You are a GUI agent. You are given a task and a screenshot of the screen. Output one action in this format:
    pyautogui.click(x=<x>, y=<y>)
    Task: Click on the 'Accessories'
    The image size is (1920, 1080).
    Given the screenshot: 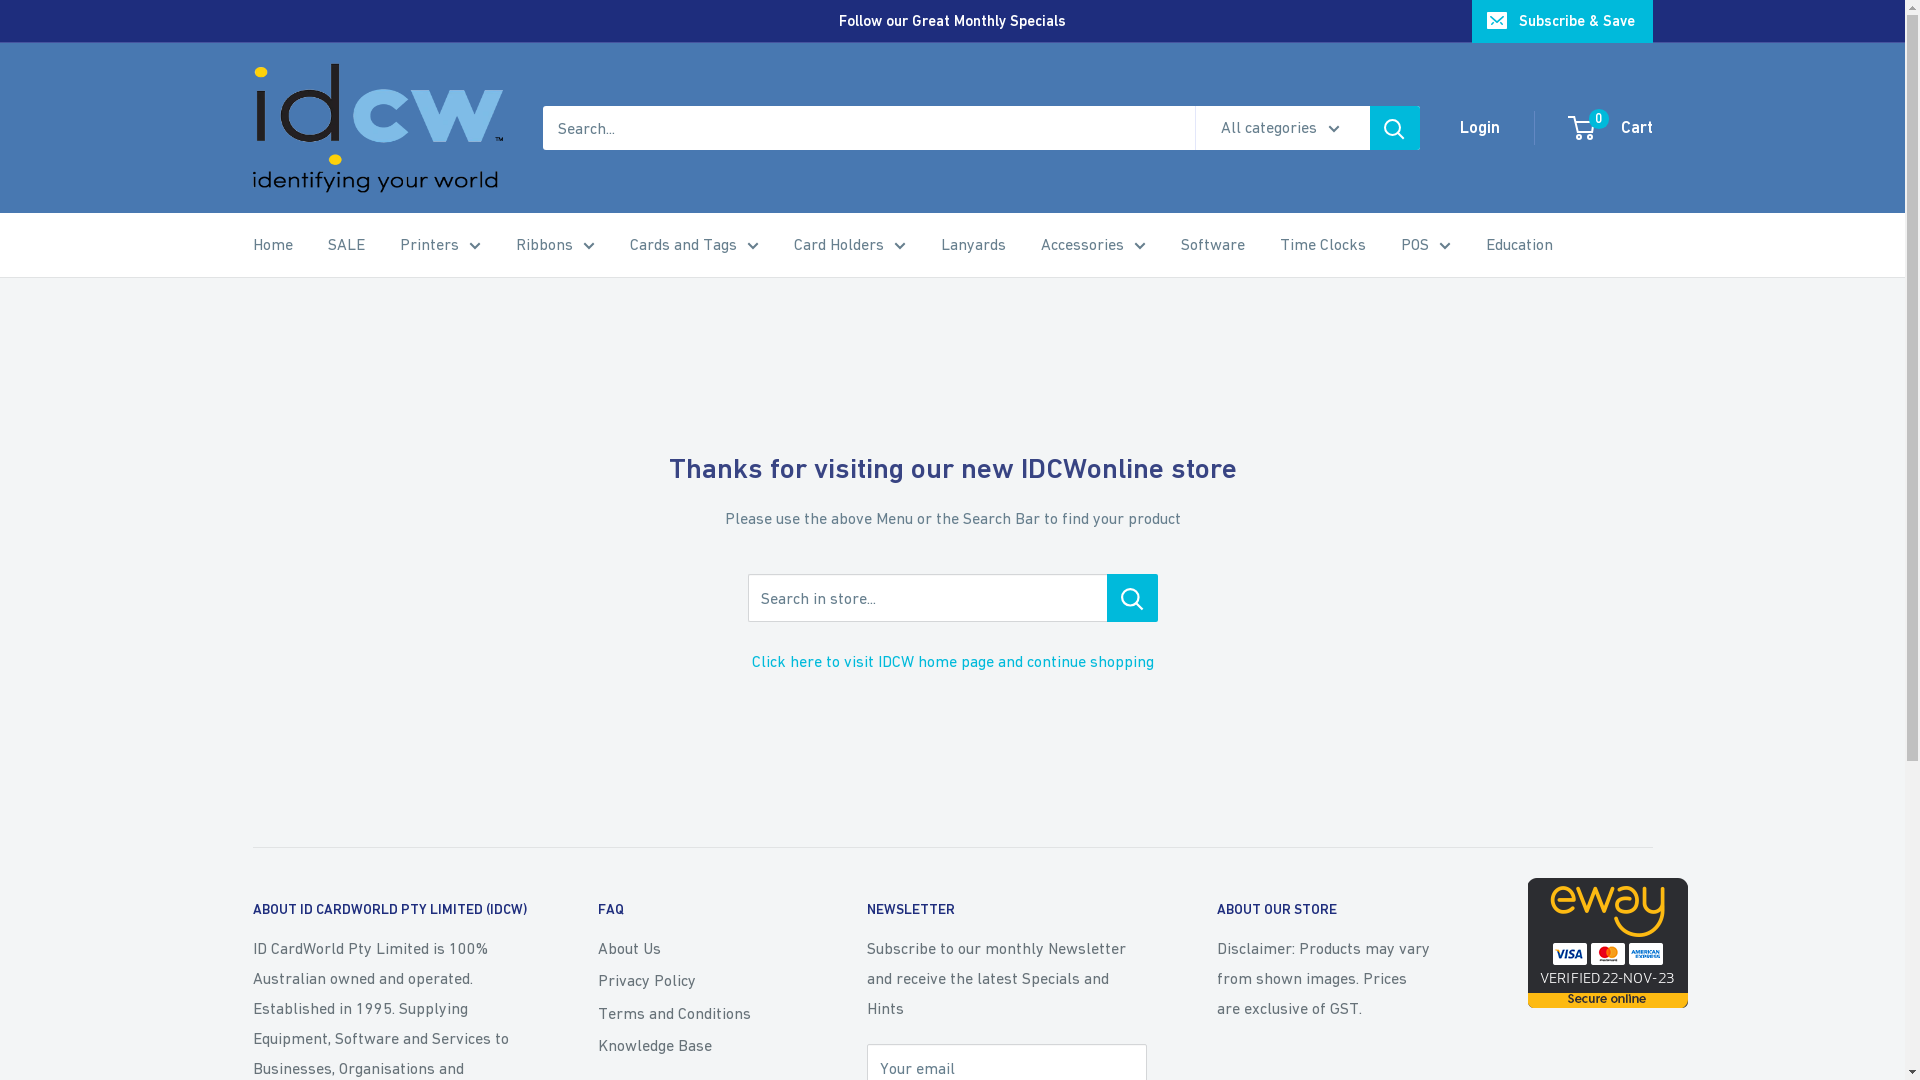 What is the action you would take?
    pyautogui.click(x=1091, y=244)
    